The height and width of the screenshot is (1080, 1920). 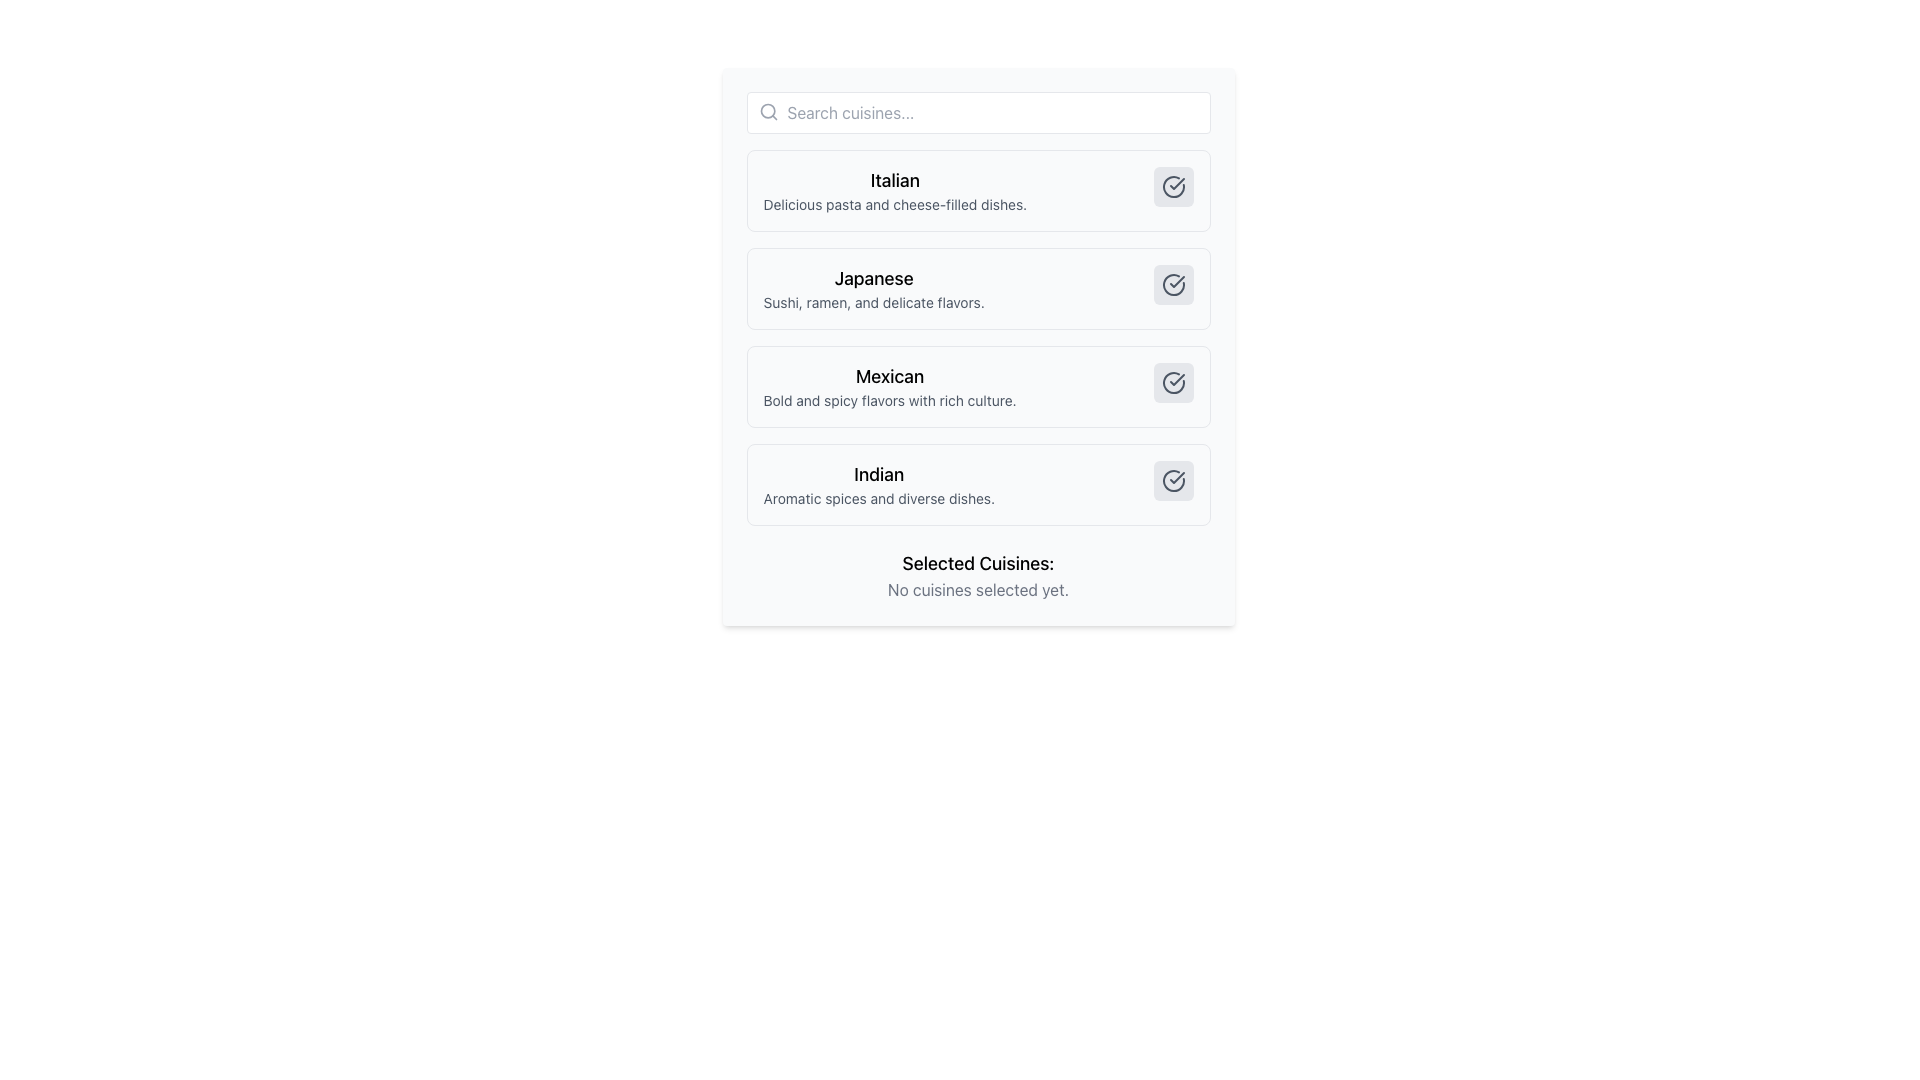 I want to click on the selection button for 'Japanese' cuisine, located at the top-right corner of the list item, so click(x=1173, y=285).